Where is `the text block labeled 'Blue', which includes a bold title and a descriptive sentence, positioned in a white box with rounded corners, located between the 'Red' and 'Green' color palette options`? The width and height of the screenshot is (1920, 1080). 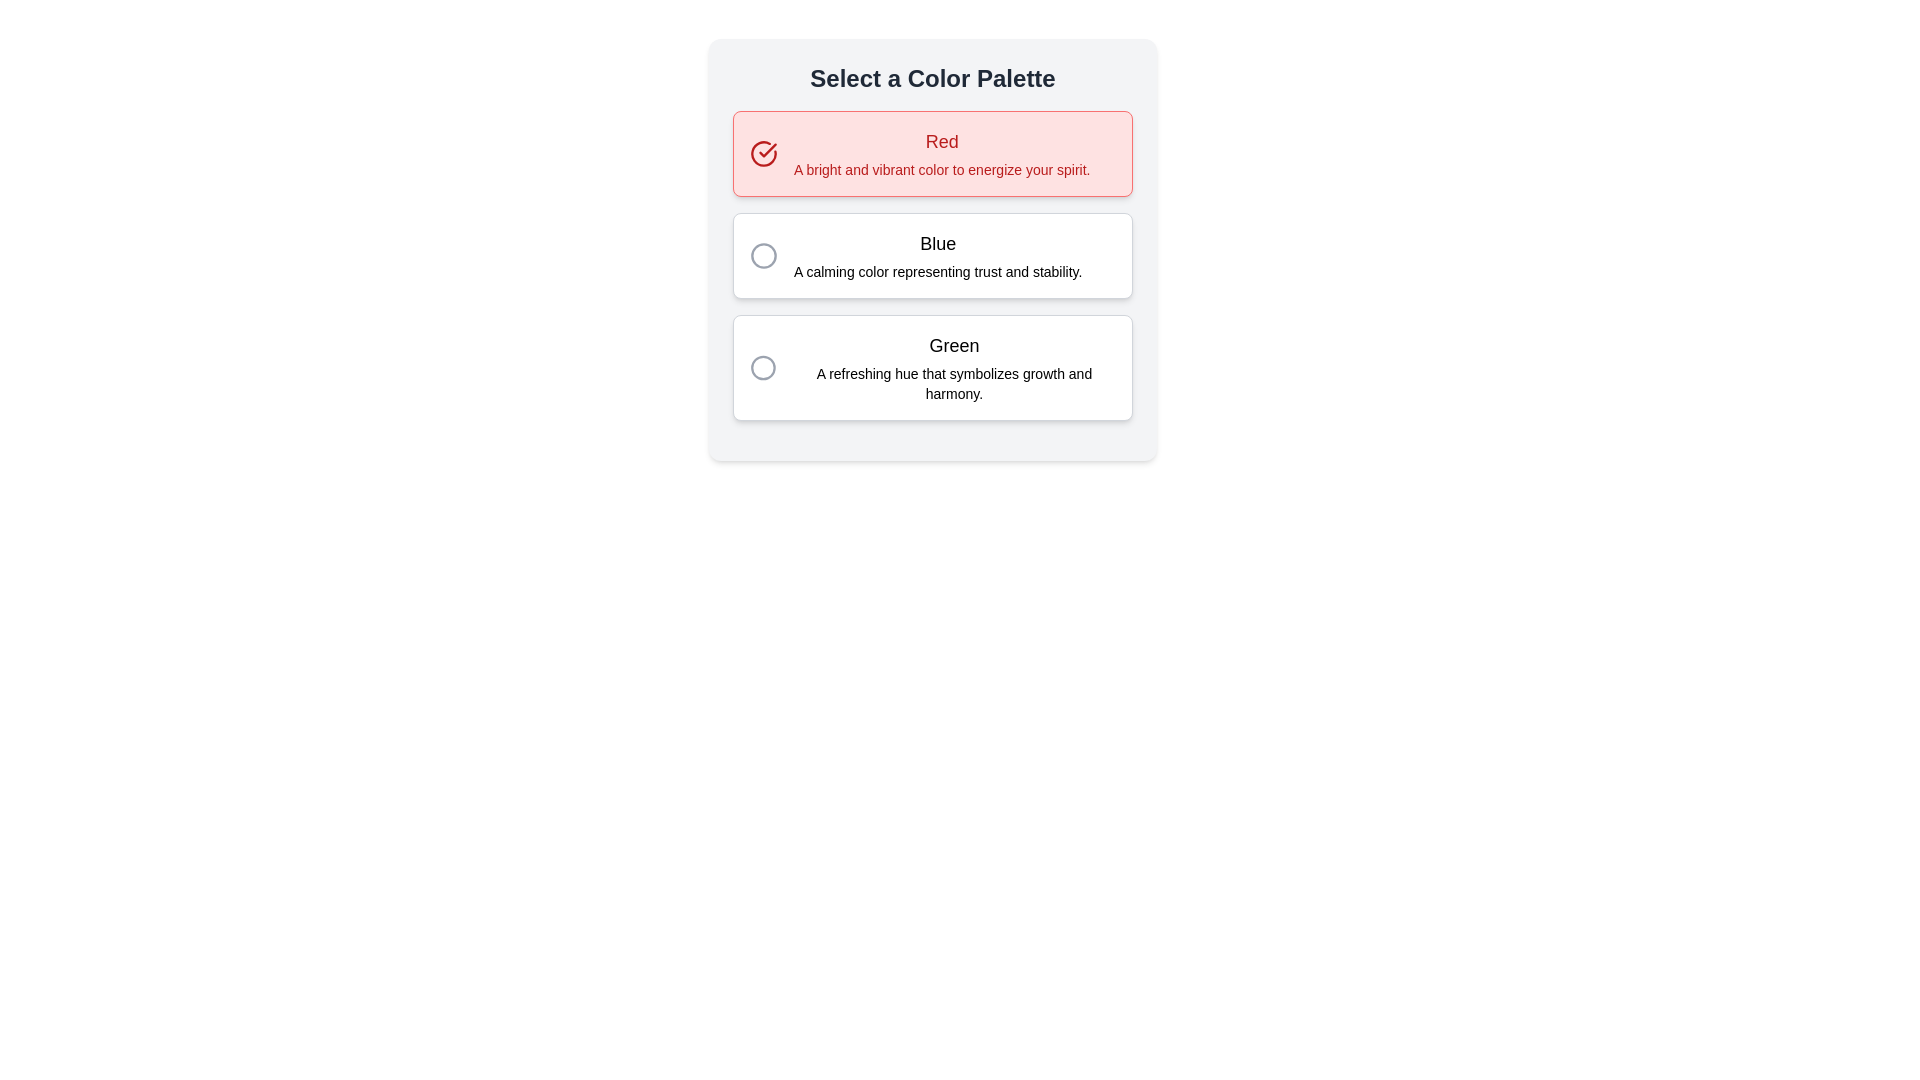 the text block labeled 'Blue', which includes a bold title and a descriptive sentence, positioned in a white box with rounded corners, located between the 'Red' and 'Green' color palette options is located at coordinates (937, 254).